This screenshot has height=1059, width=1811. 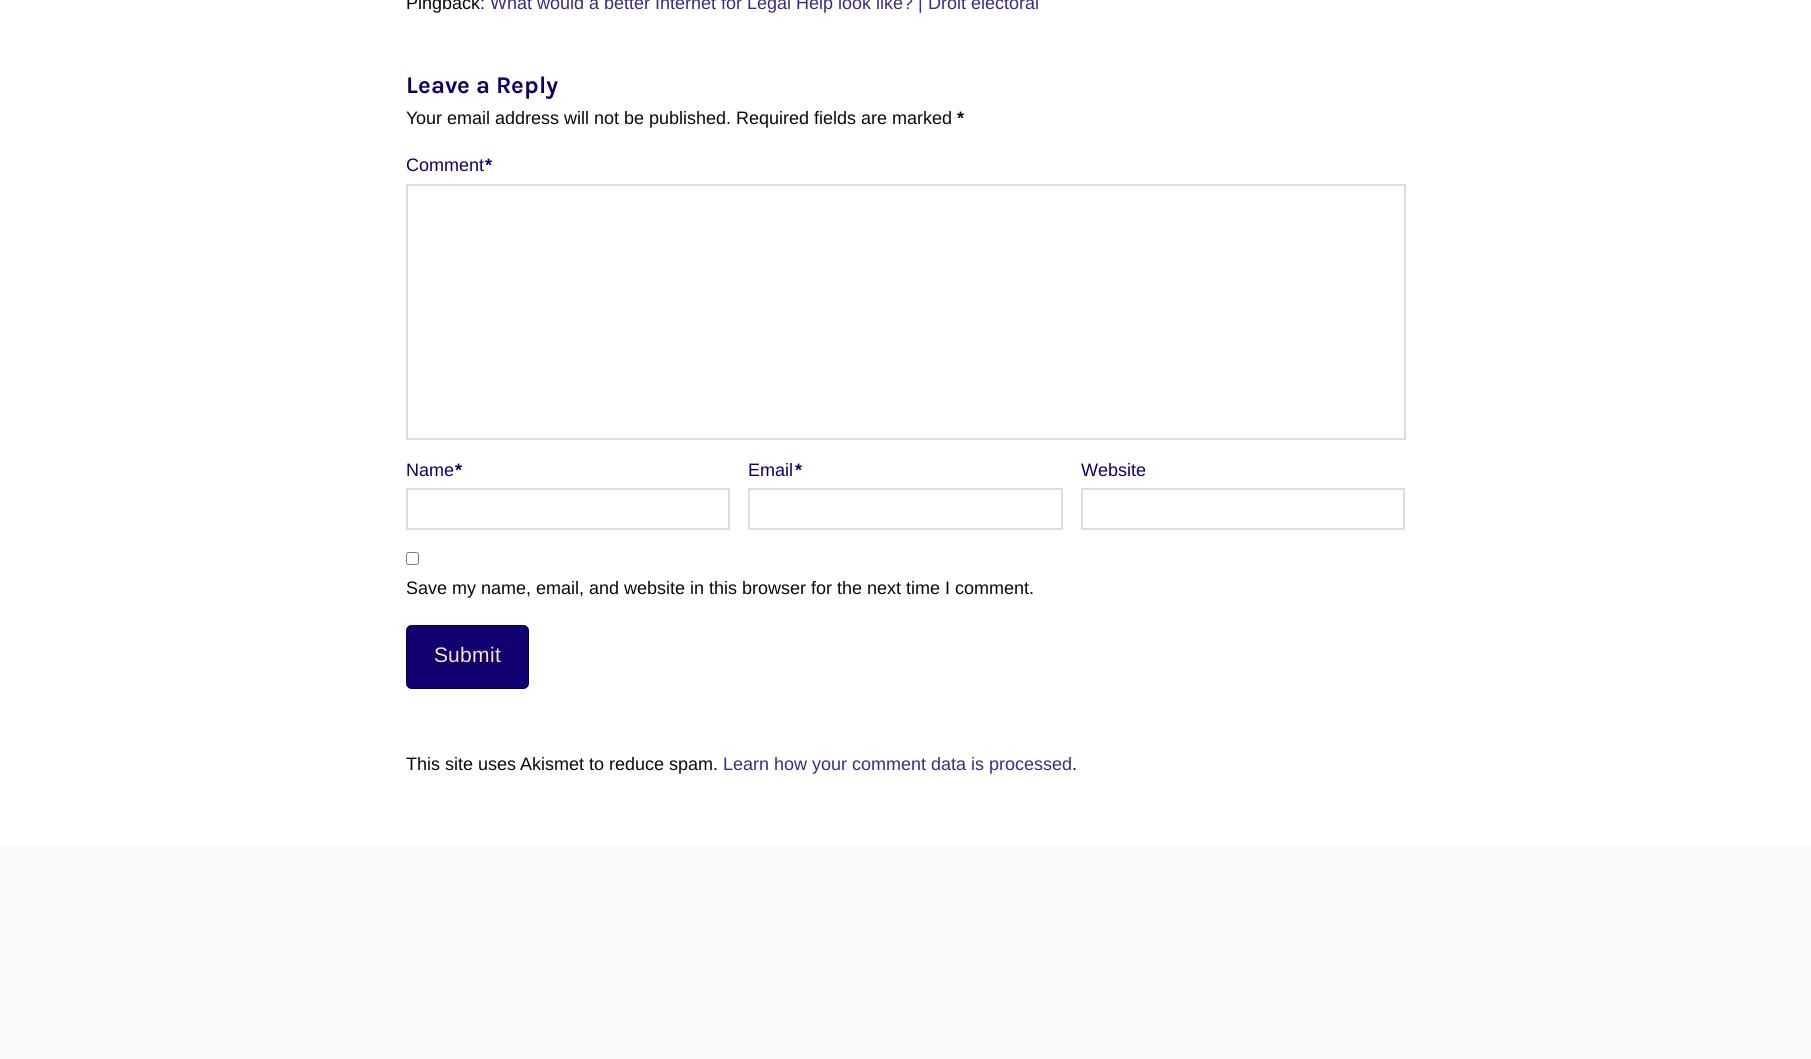 I want to click on 'Email', so click(x=771, y=469).